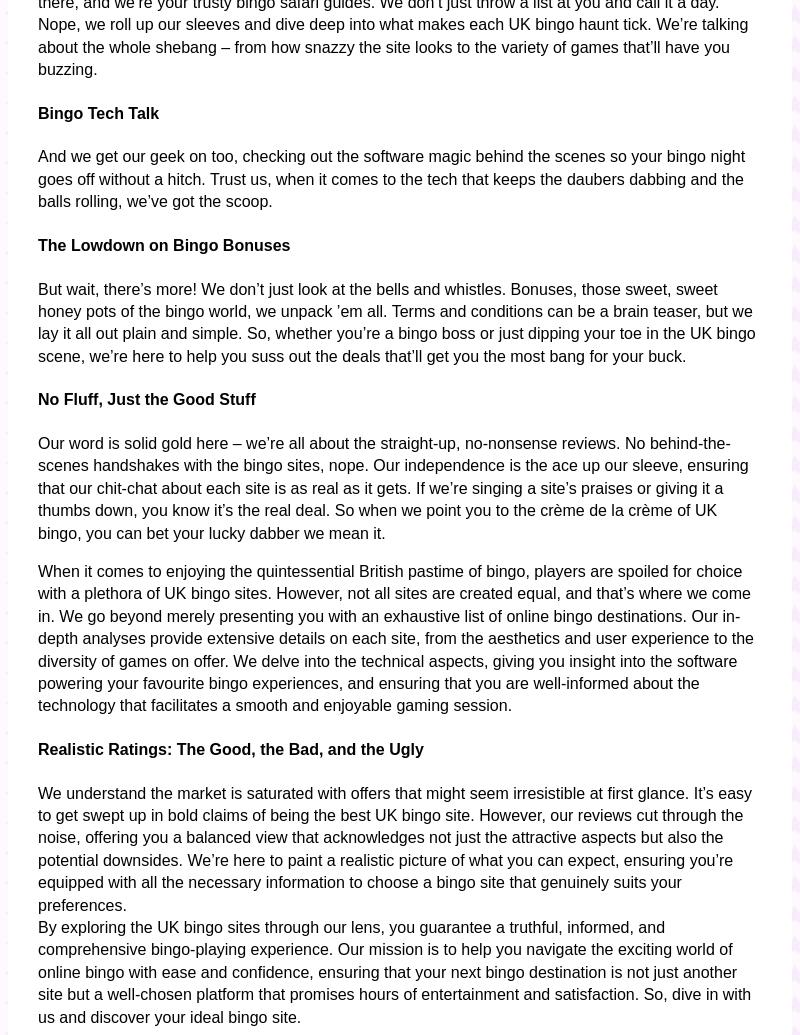 The height and width of the screenshot is (1035, 800). I want to click on 'When it comes to enjoying the quintessential British pastime of bingo, players are spoiled for choice with a plethora of UK bingo sites. However, not all sites are created equal, and that’s where we come in. We go beyond merely presenting you with an exhaustive list of online bingo destinations. Our in-depth analyses provide extensive details on each site, from the aesthetics and user experience to the diversity of games on offer. We delve into the technical aspects, giving you insight into the software powering your favourite bingo experiences, and ensuring that you are well-informed about the technology that facilitates a smooth and enjoyable gaming session.', so click(394, 637).